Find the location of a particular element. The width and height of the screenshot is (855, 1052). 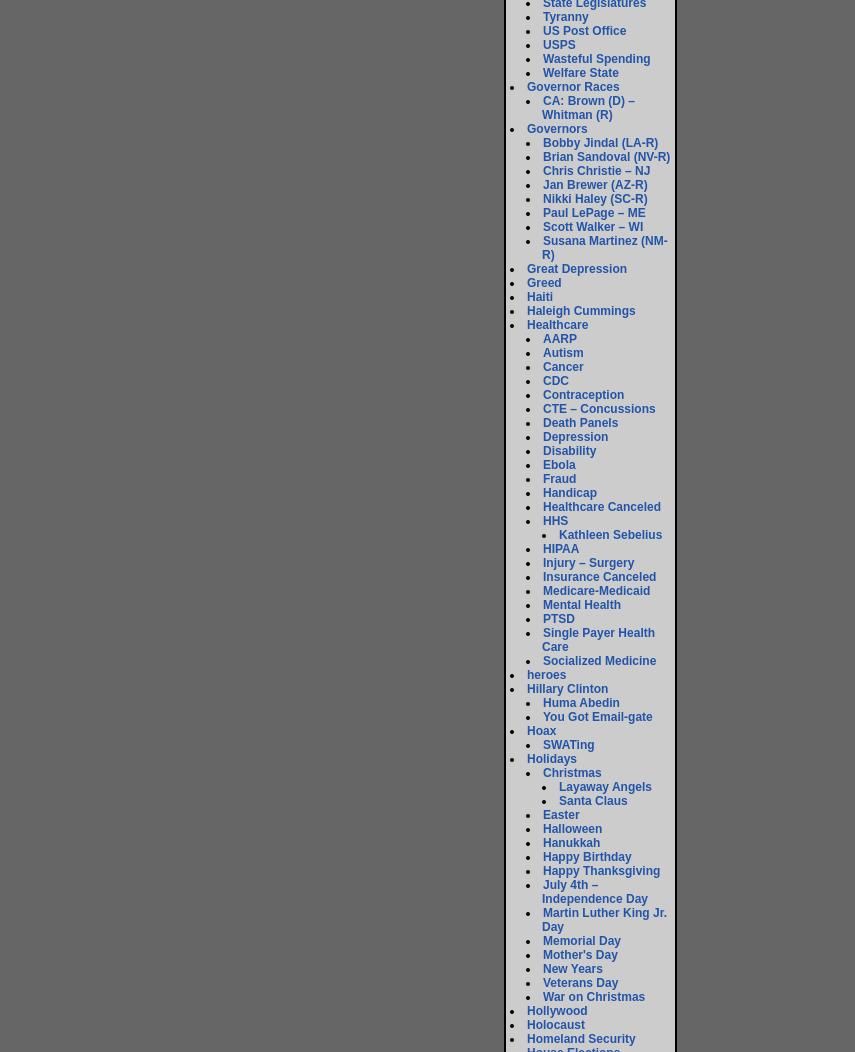

'Cancer' is located at coordinates (562, 367).